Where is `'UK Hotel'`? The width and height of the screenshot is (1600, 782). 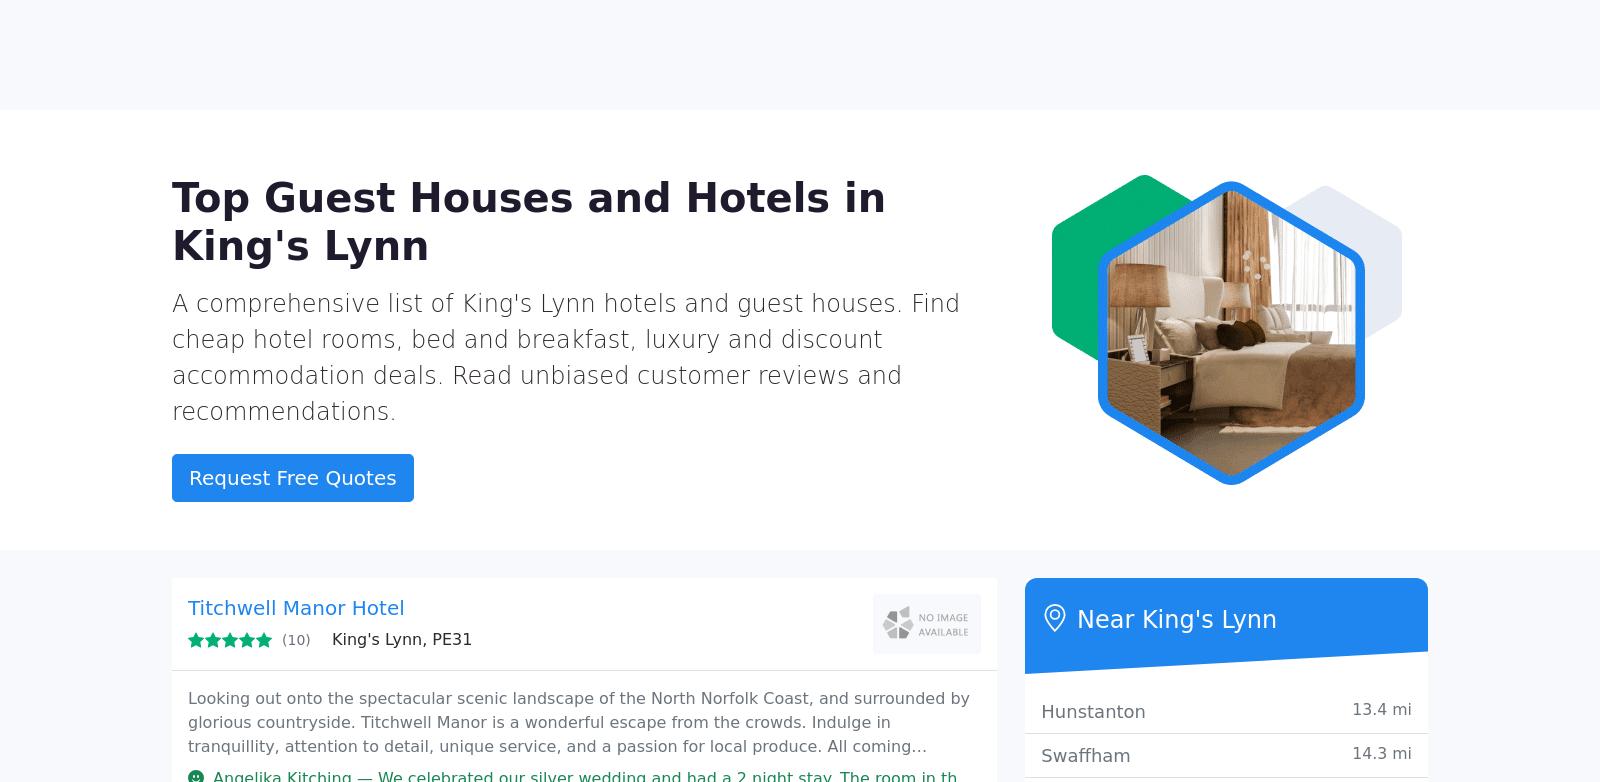
'UK Hotel' is located at coordinates (272, 69).